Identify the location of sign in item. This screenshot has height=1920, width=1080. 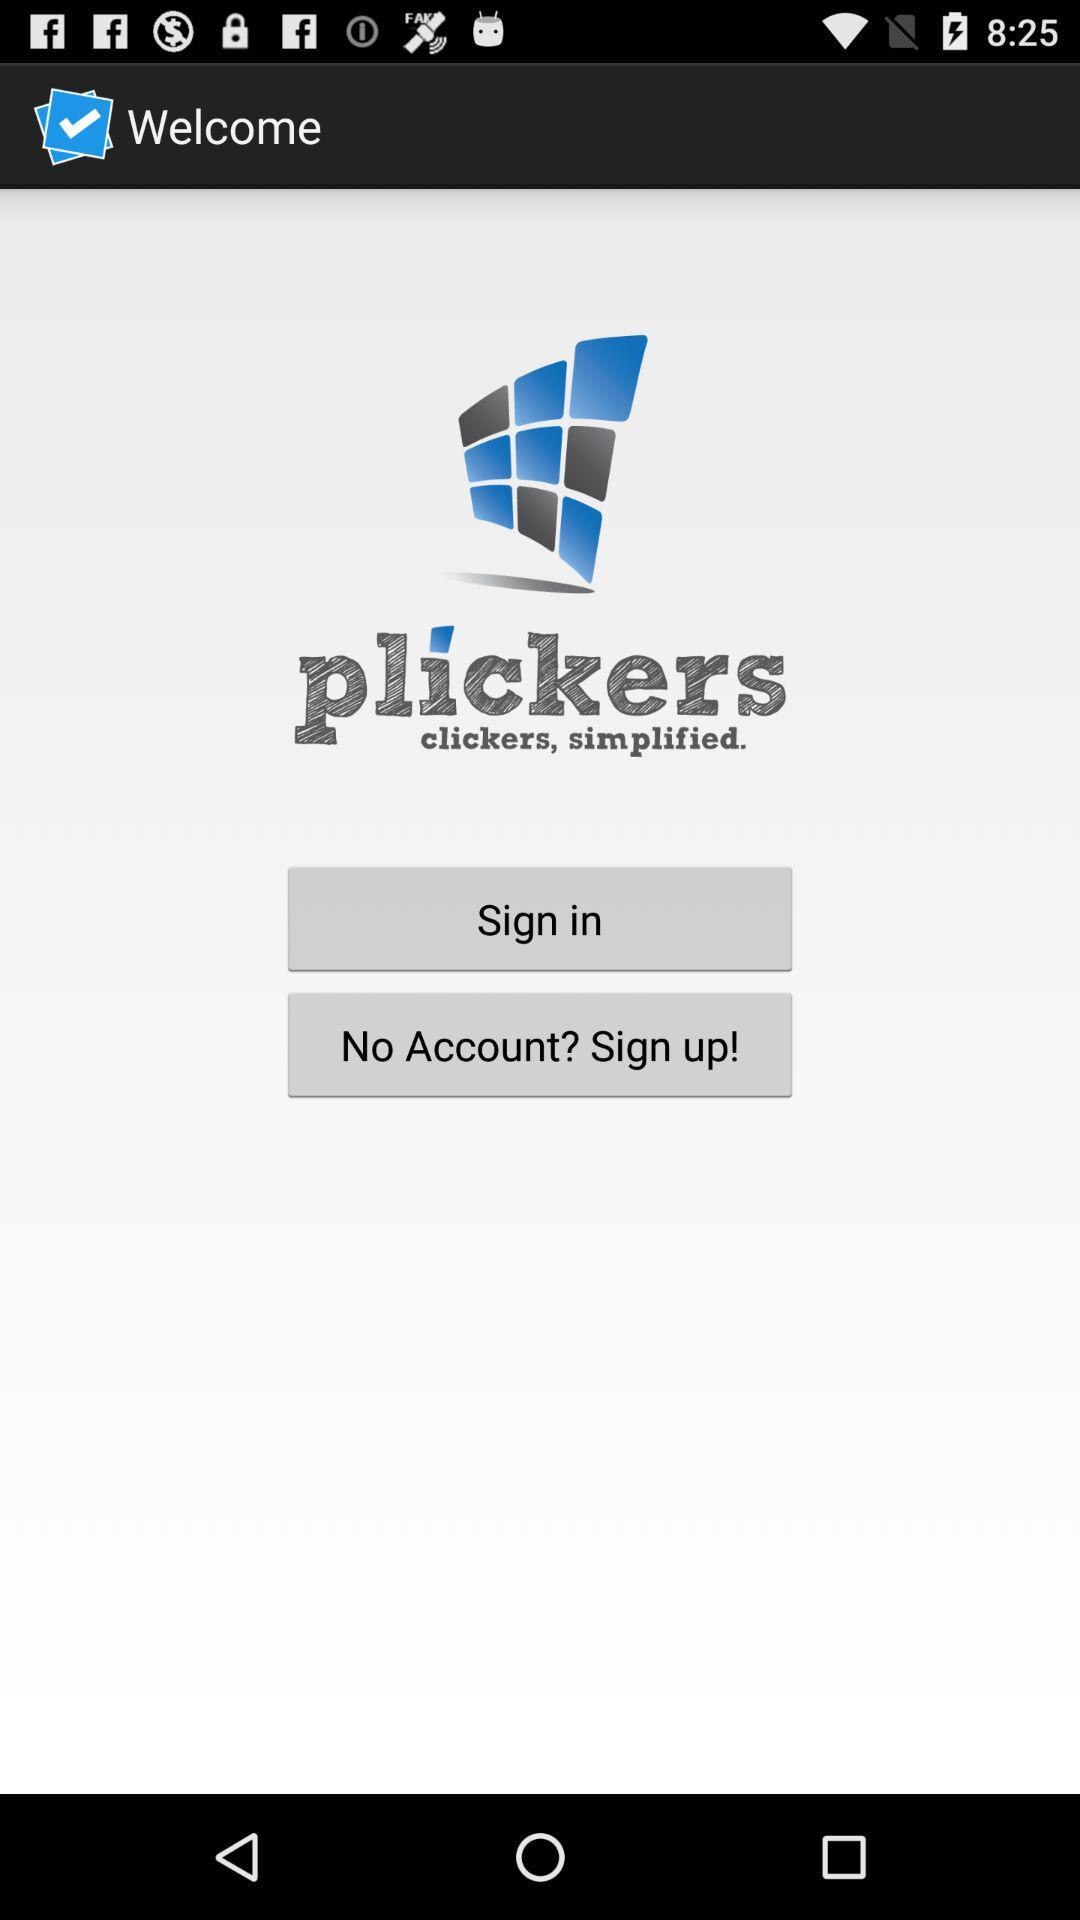
(540, 917).